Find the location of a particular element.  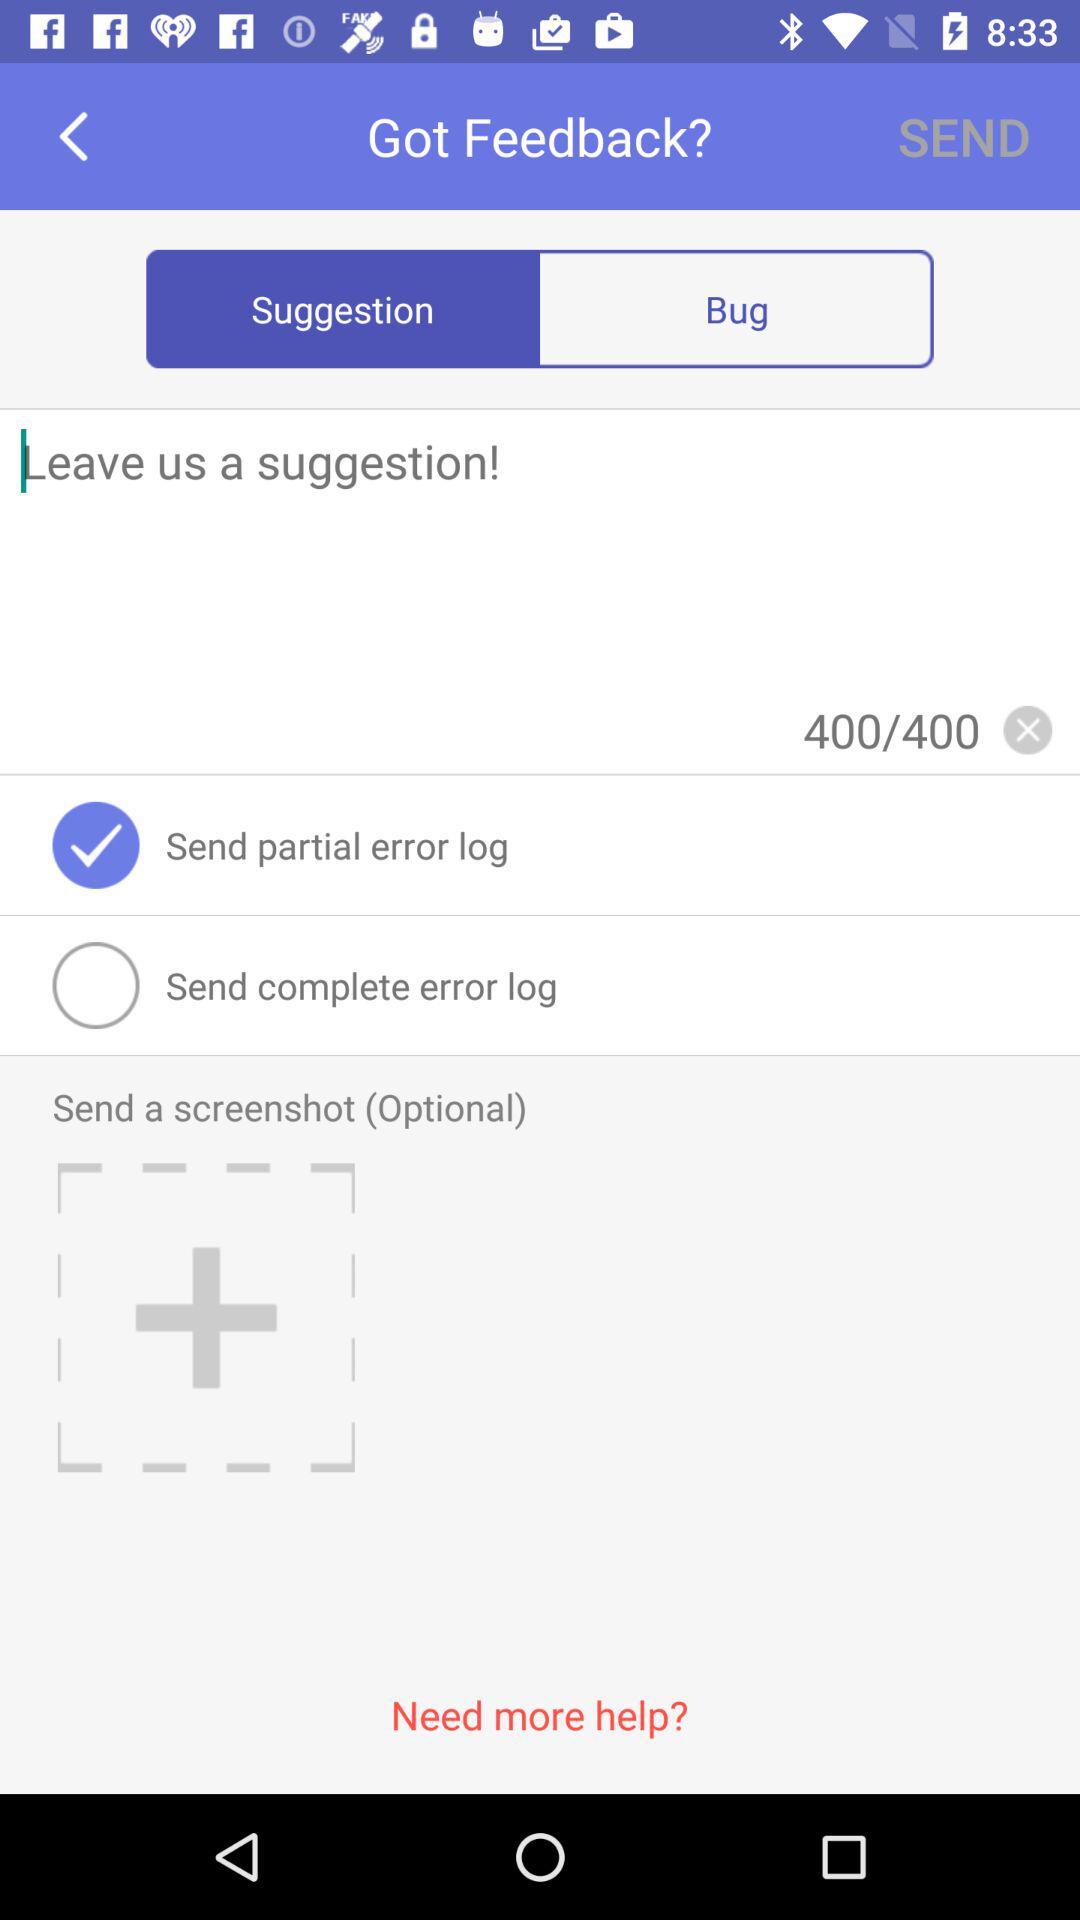

the icon next to 400/400 item is located at coordinates (1027, 728).